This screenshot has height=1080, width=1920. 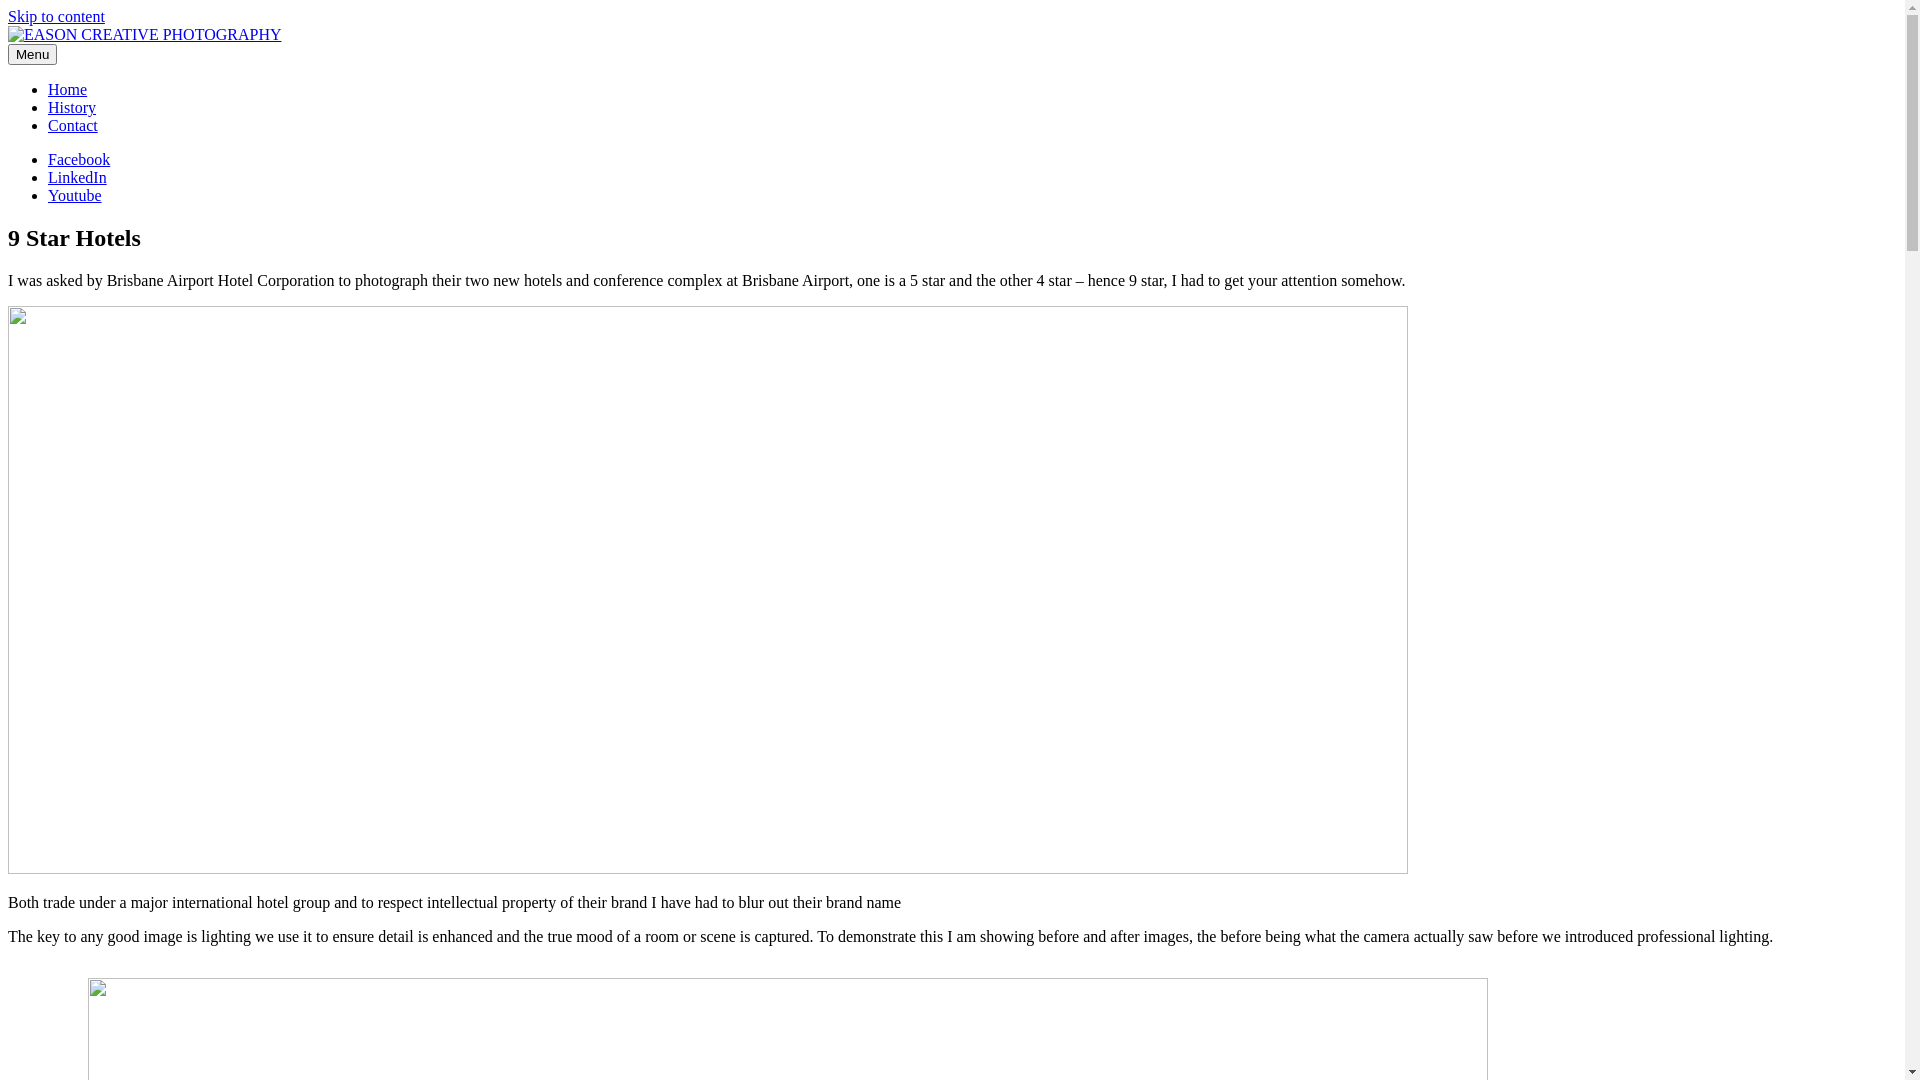 I want to click on 'Menu', so click(x=32, y=53).